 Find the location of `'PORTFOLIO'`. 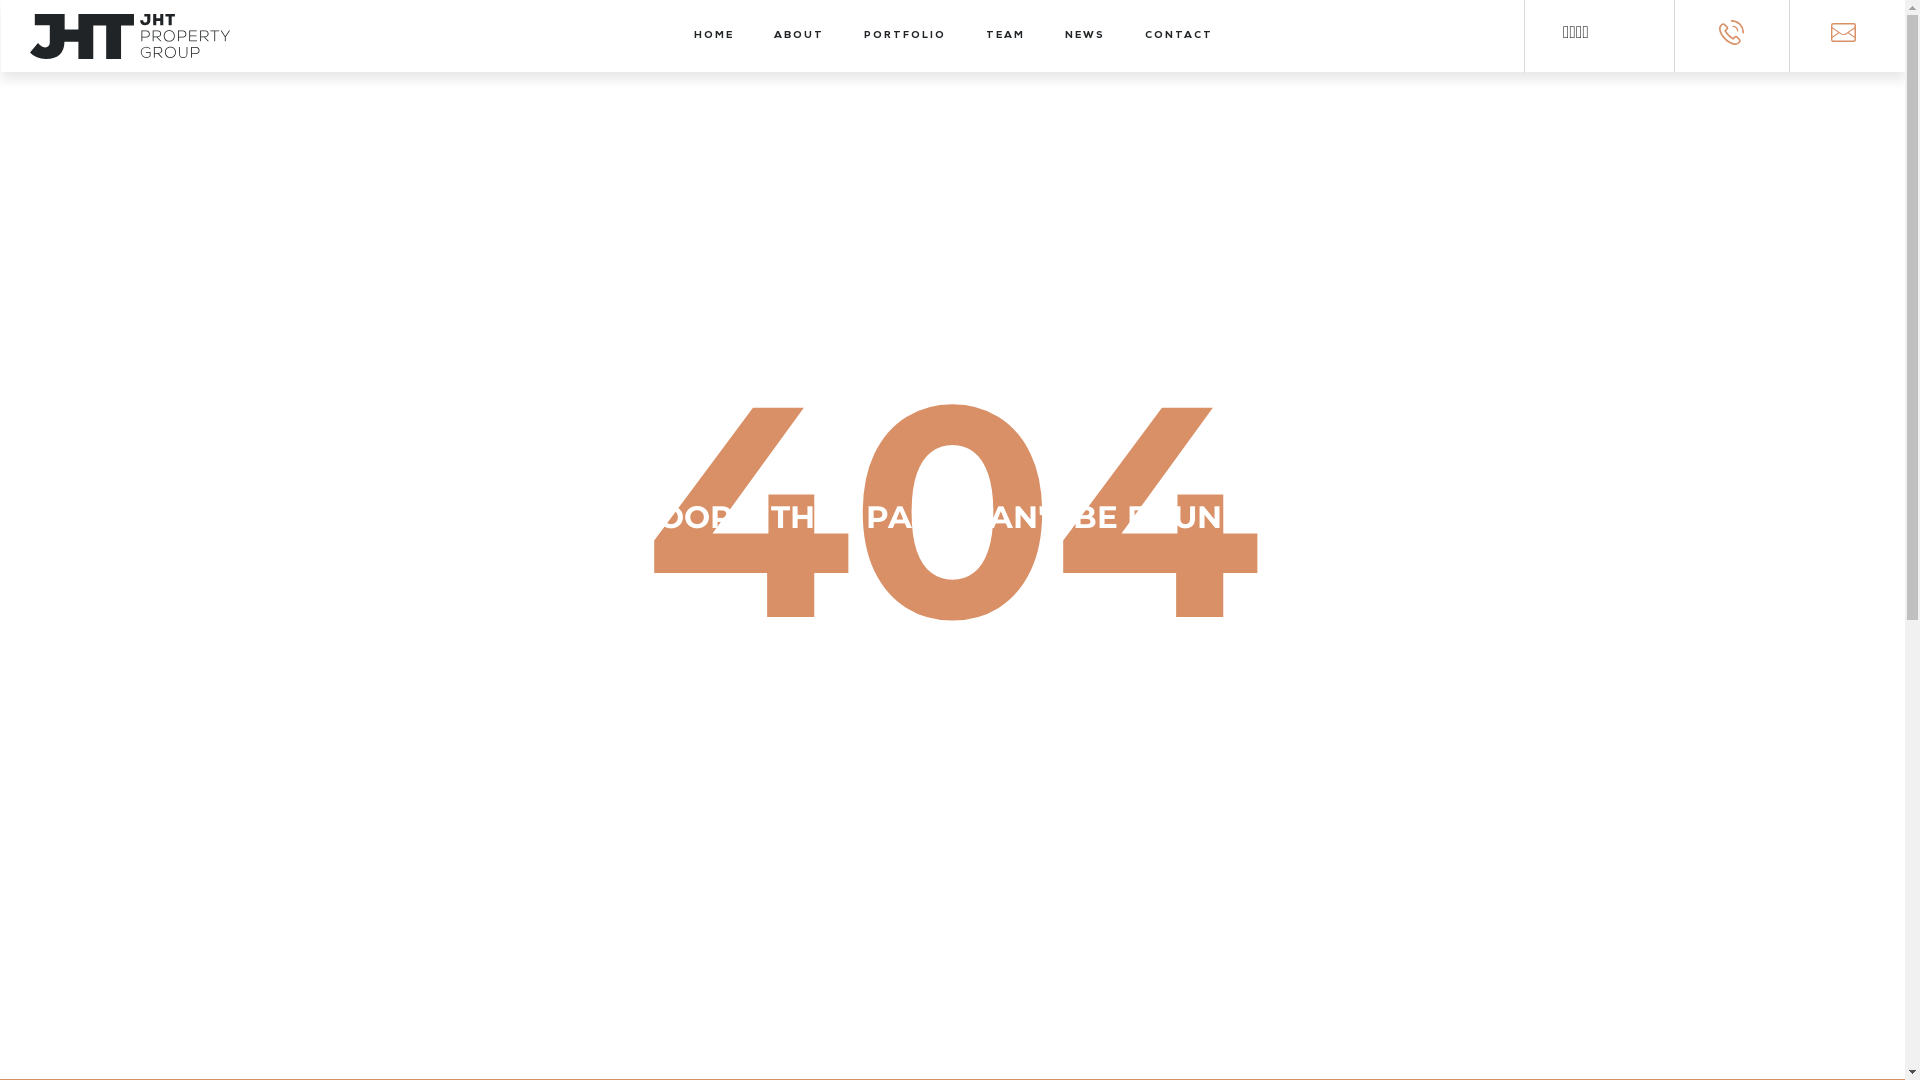

'PORTFOLIO' is located at coordinates (904, 35).